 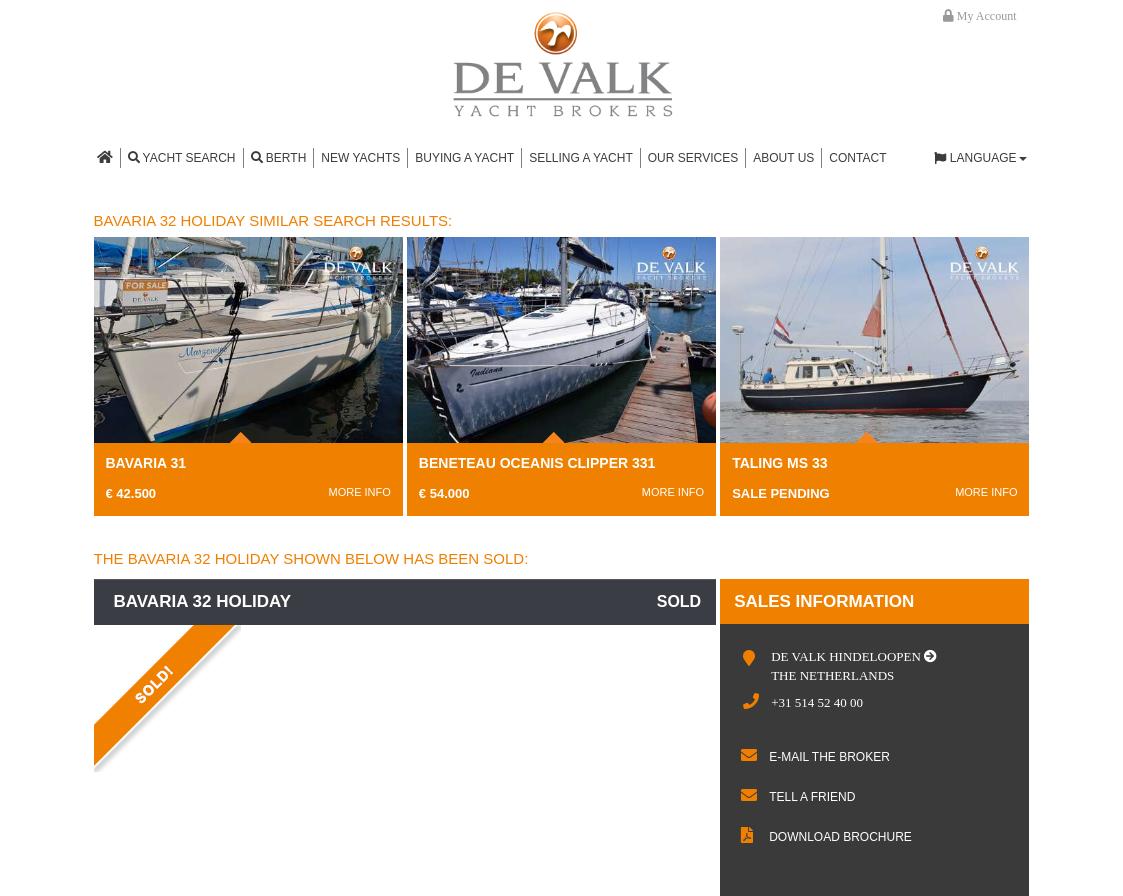 I want to click on 'Language', so click(x=981, y=157).